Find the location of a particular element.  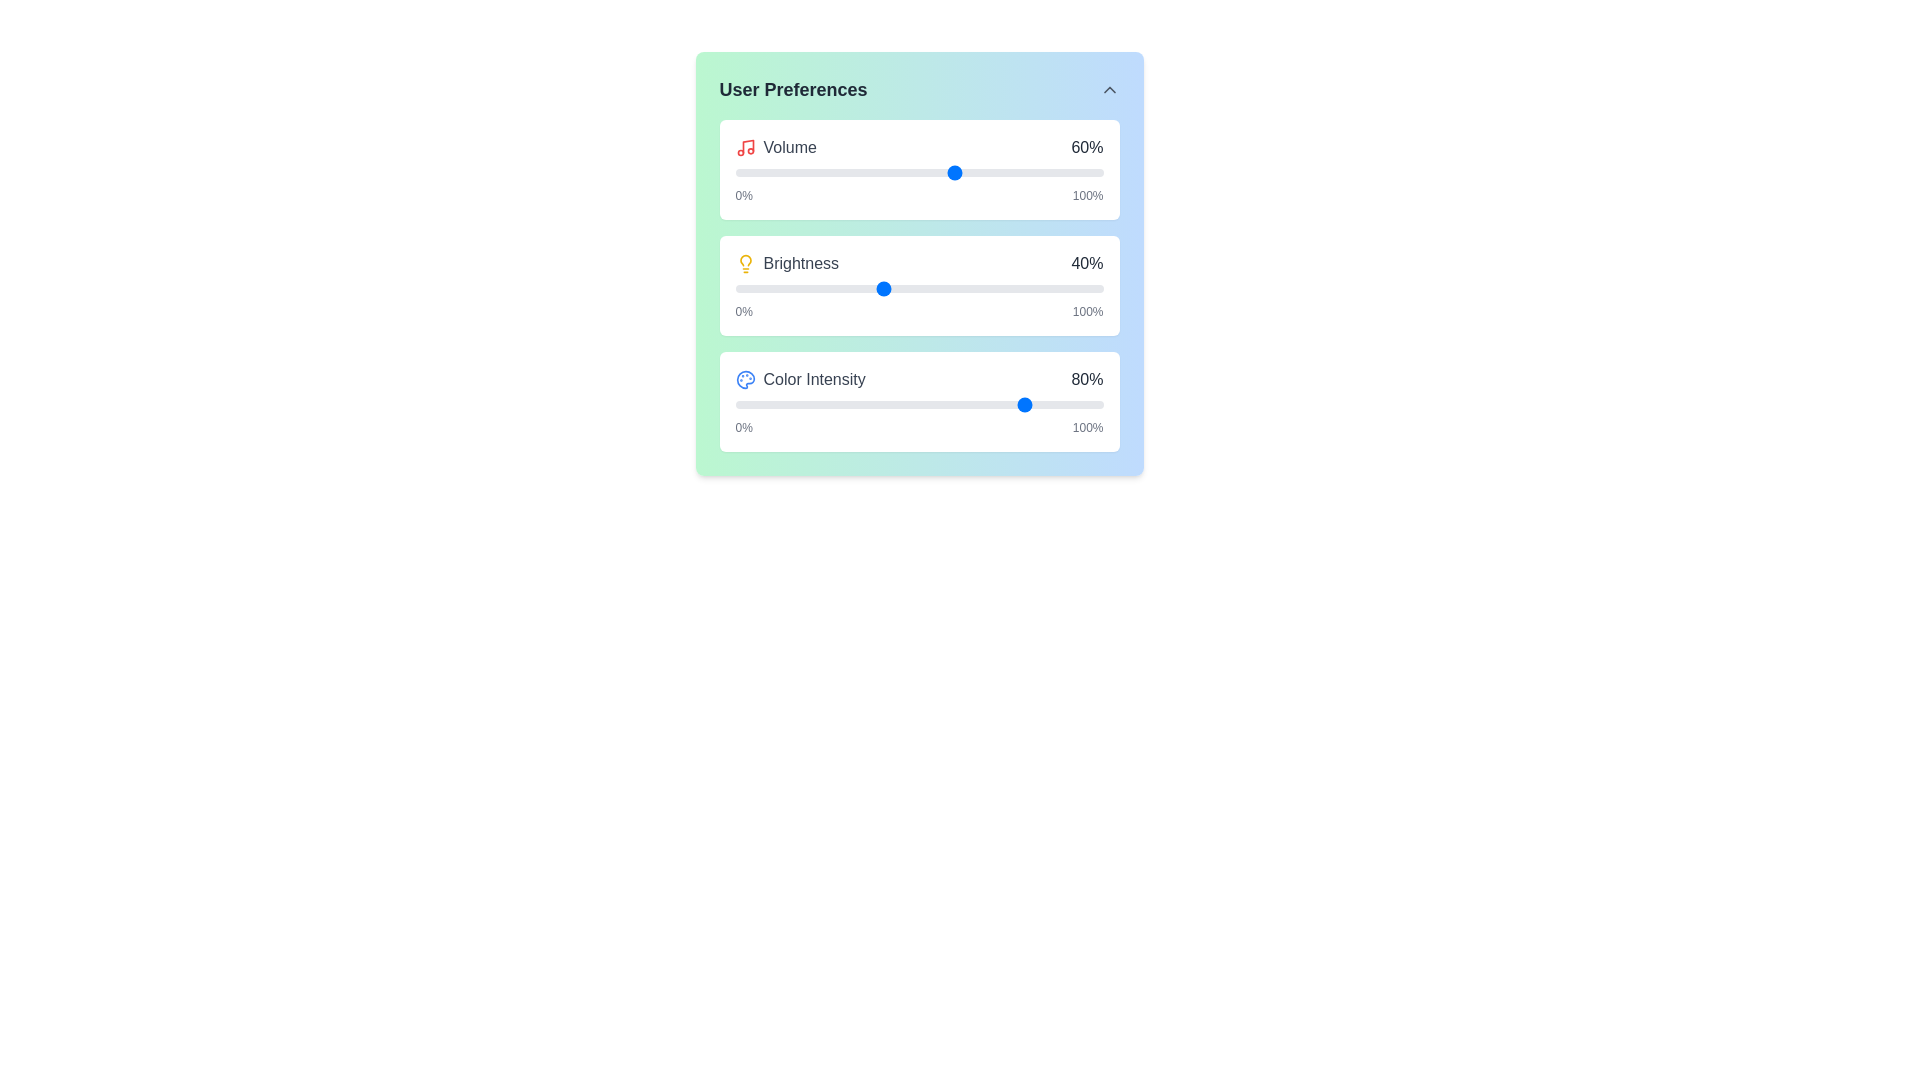

the volume is located at coordinates (1073, 172).